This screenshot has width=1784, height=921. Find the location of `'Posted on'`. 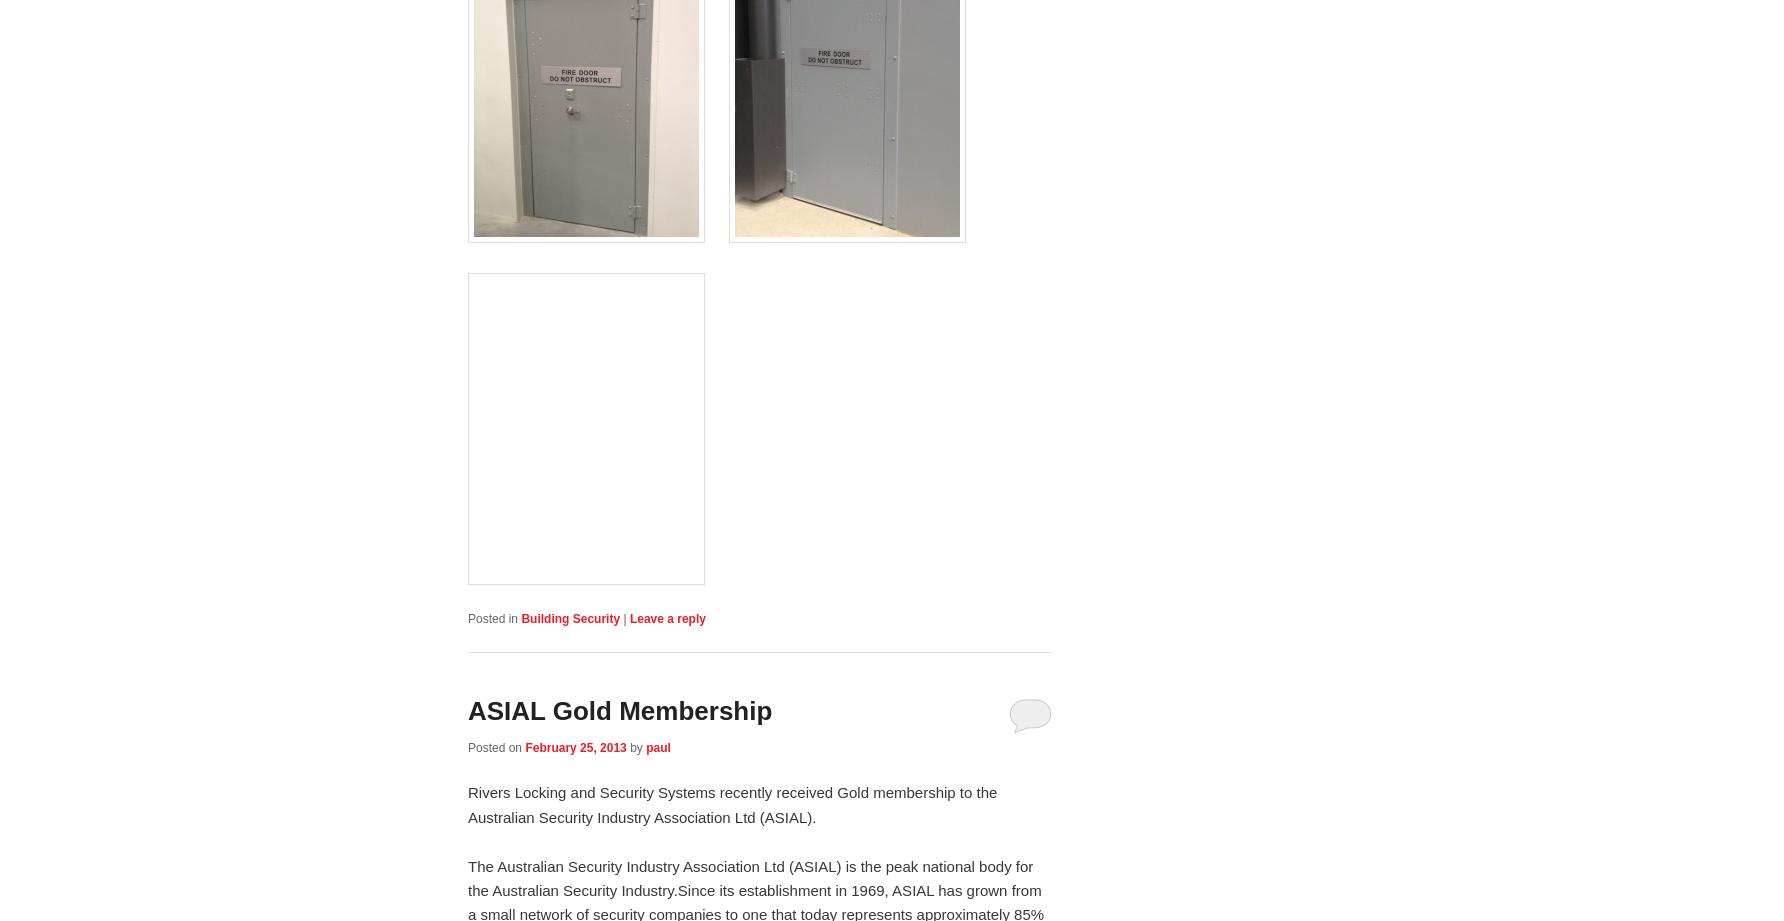

'Posted on' is located at coordinates (467, 748).